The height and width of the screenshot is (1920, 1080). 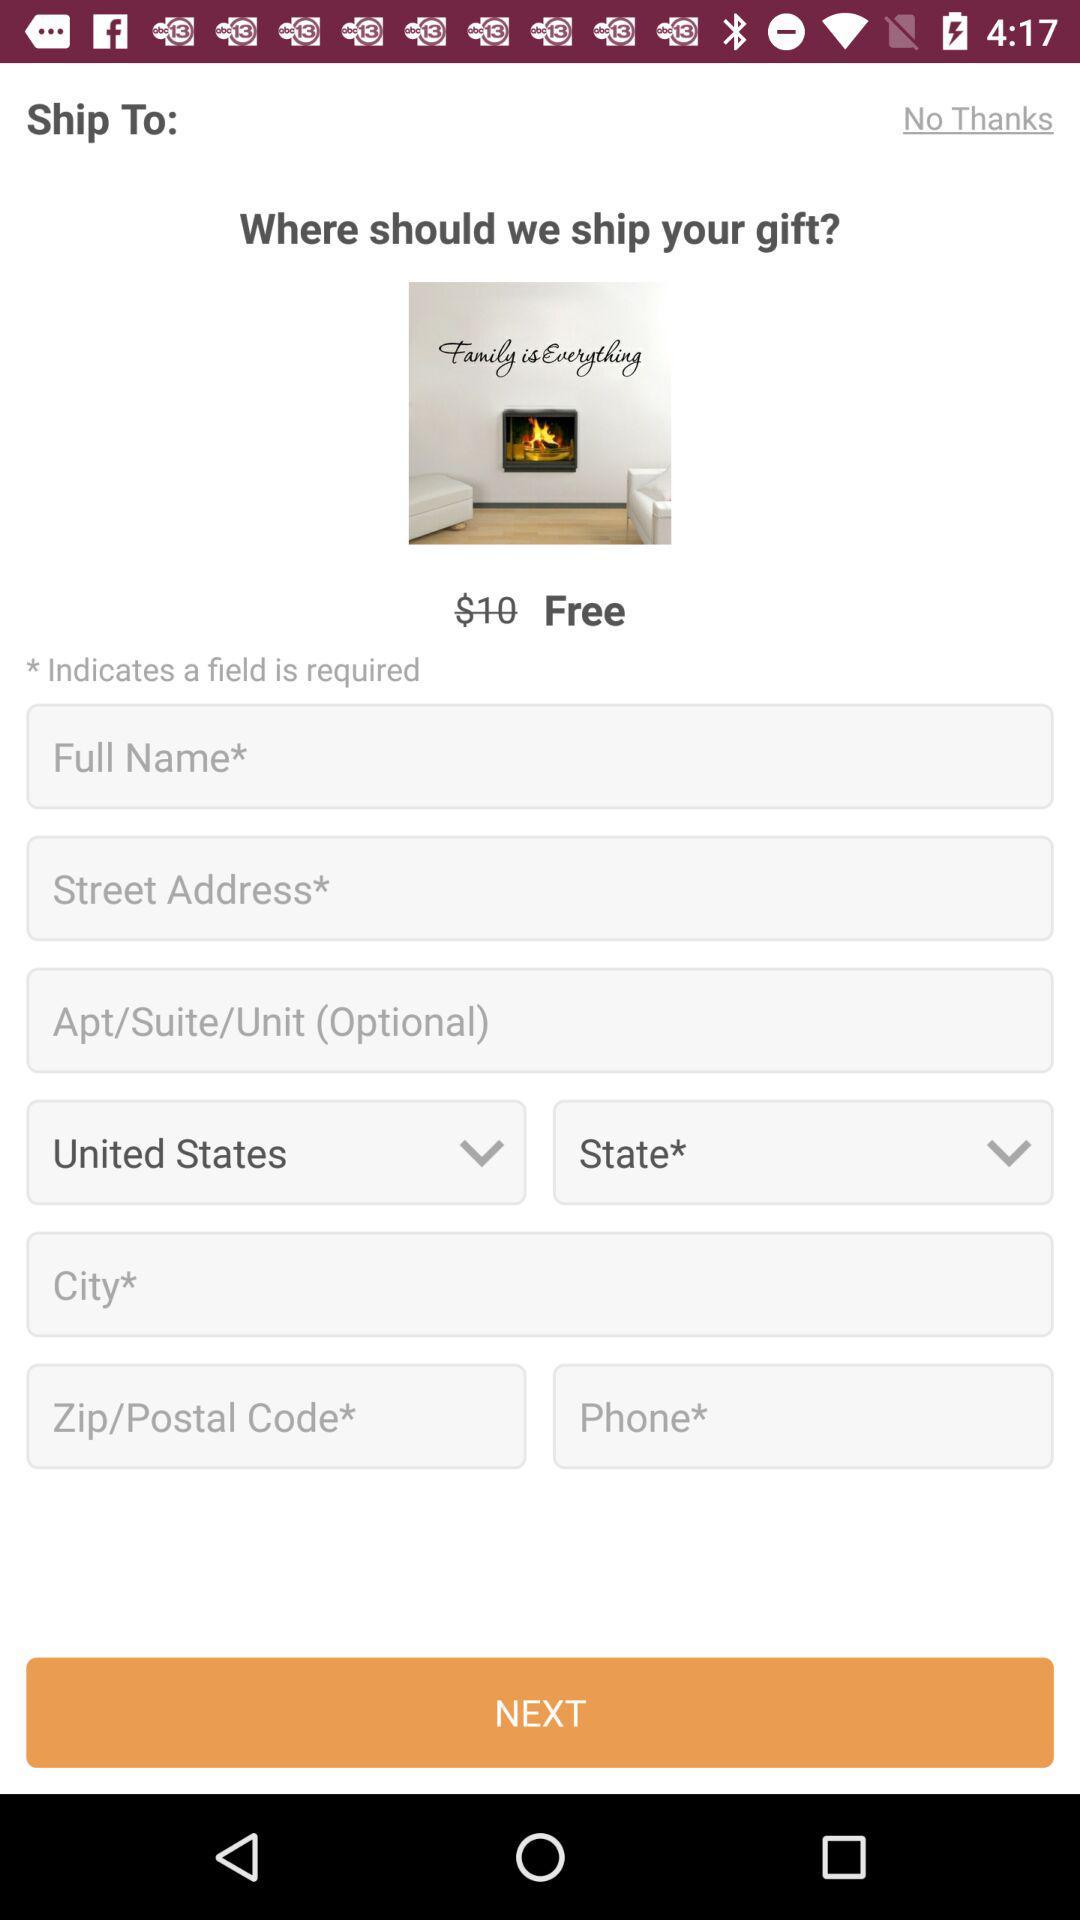 I want to click on the city text field above postal code text field, so click(x=540, y=1284).